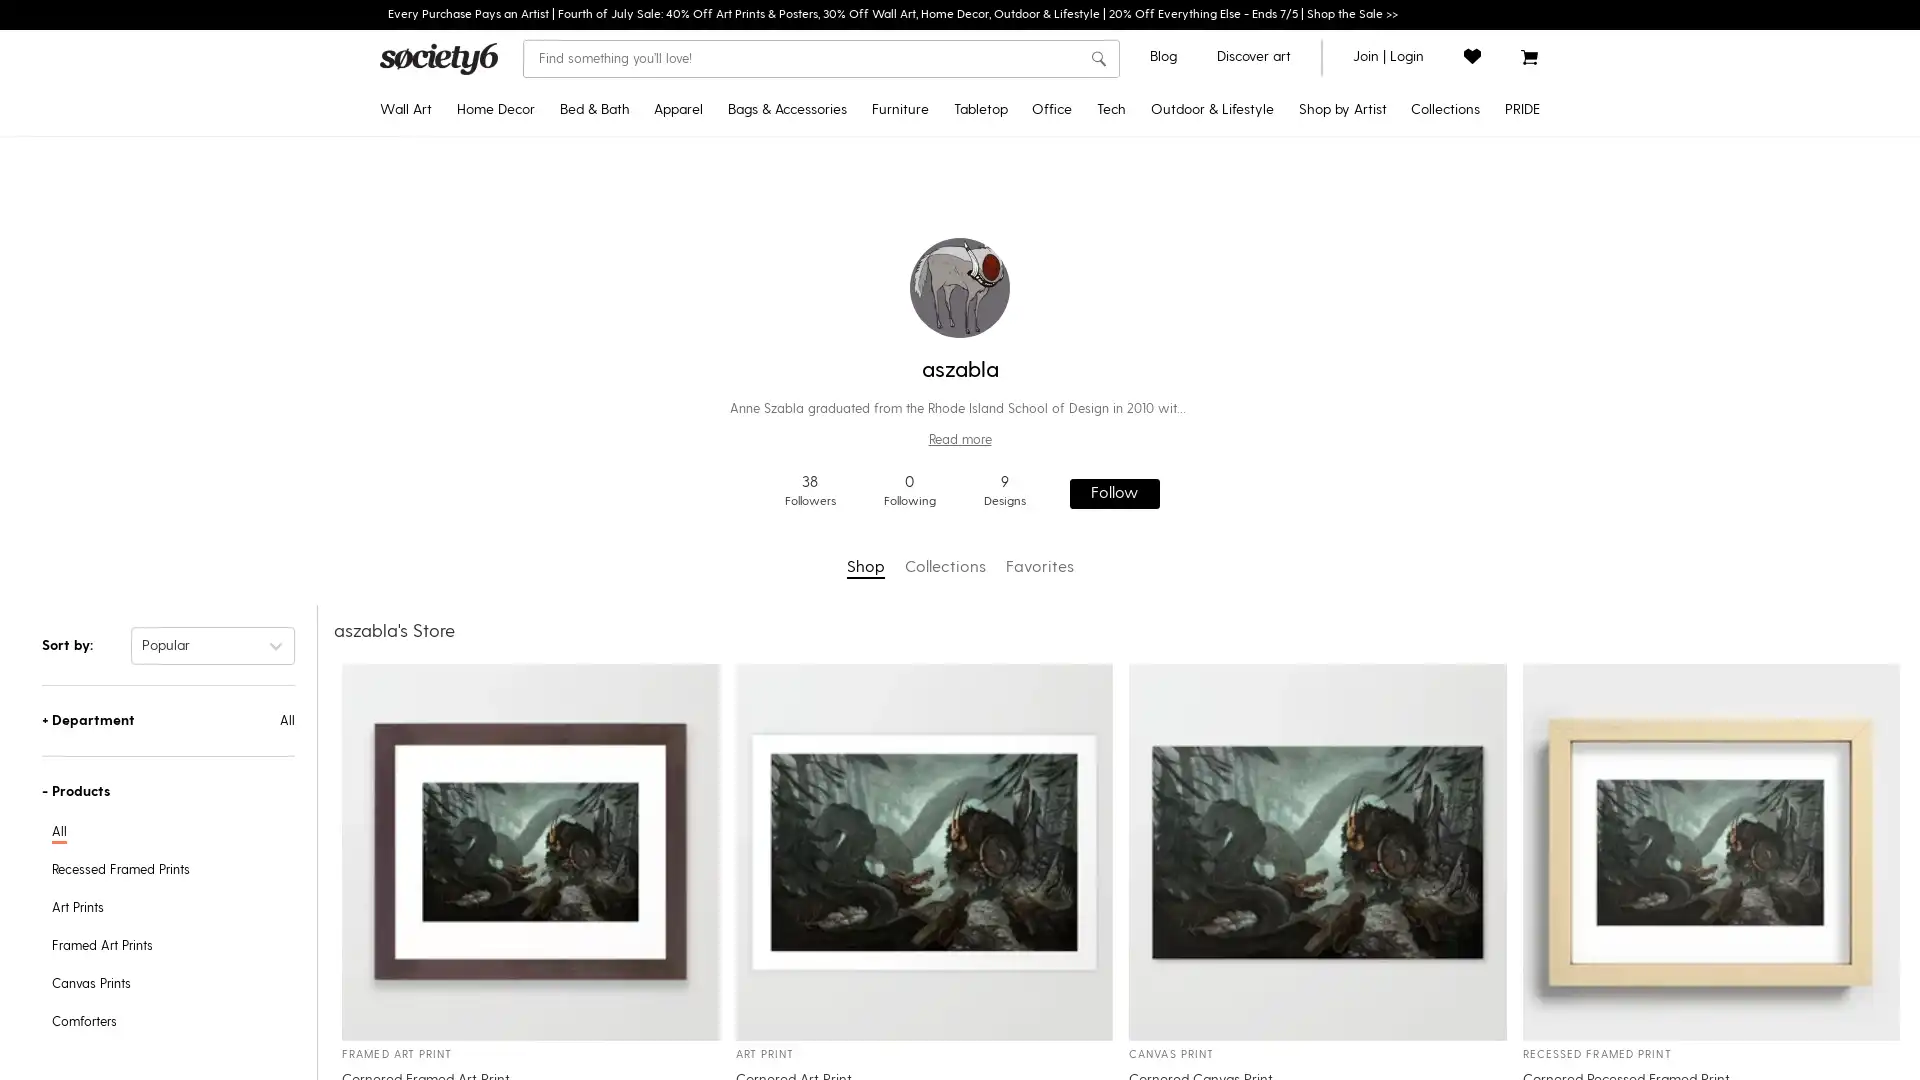 The width and height of the screenshot is (1920, 1080). I want to click on Beach Towels, so click(1238, 451).